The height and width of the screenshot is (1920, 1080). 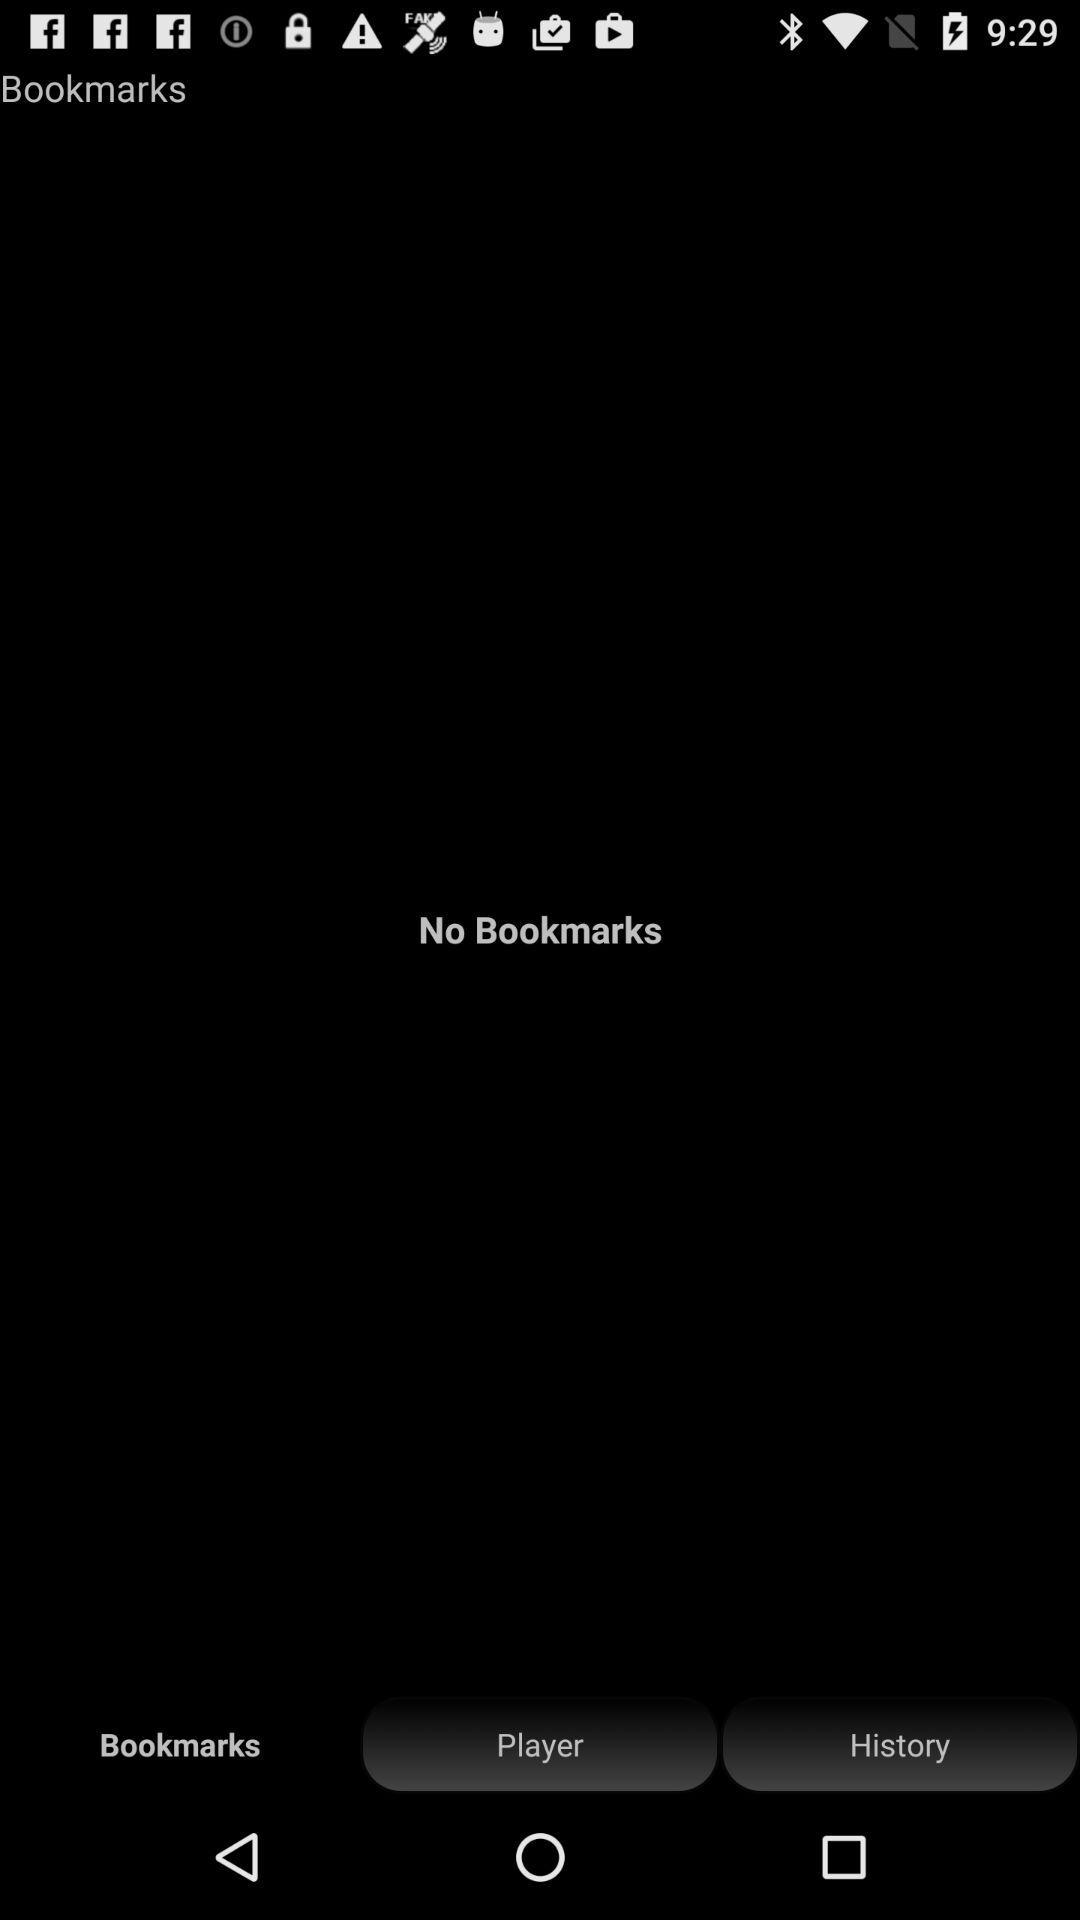 What do you see at coordinates (540, 1744) in the screenshot?
I see `the icon to the right of bookmarks item` at bounding box center [540, 1744].